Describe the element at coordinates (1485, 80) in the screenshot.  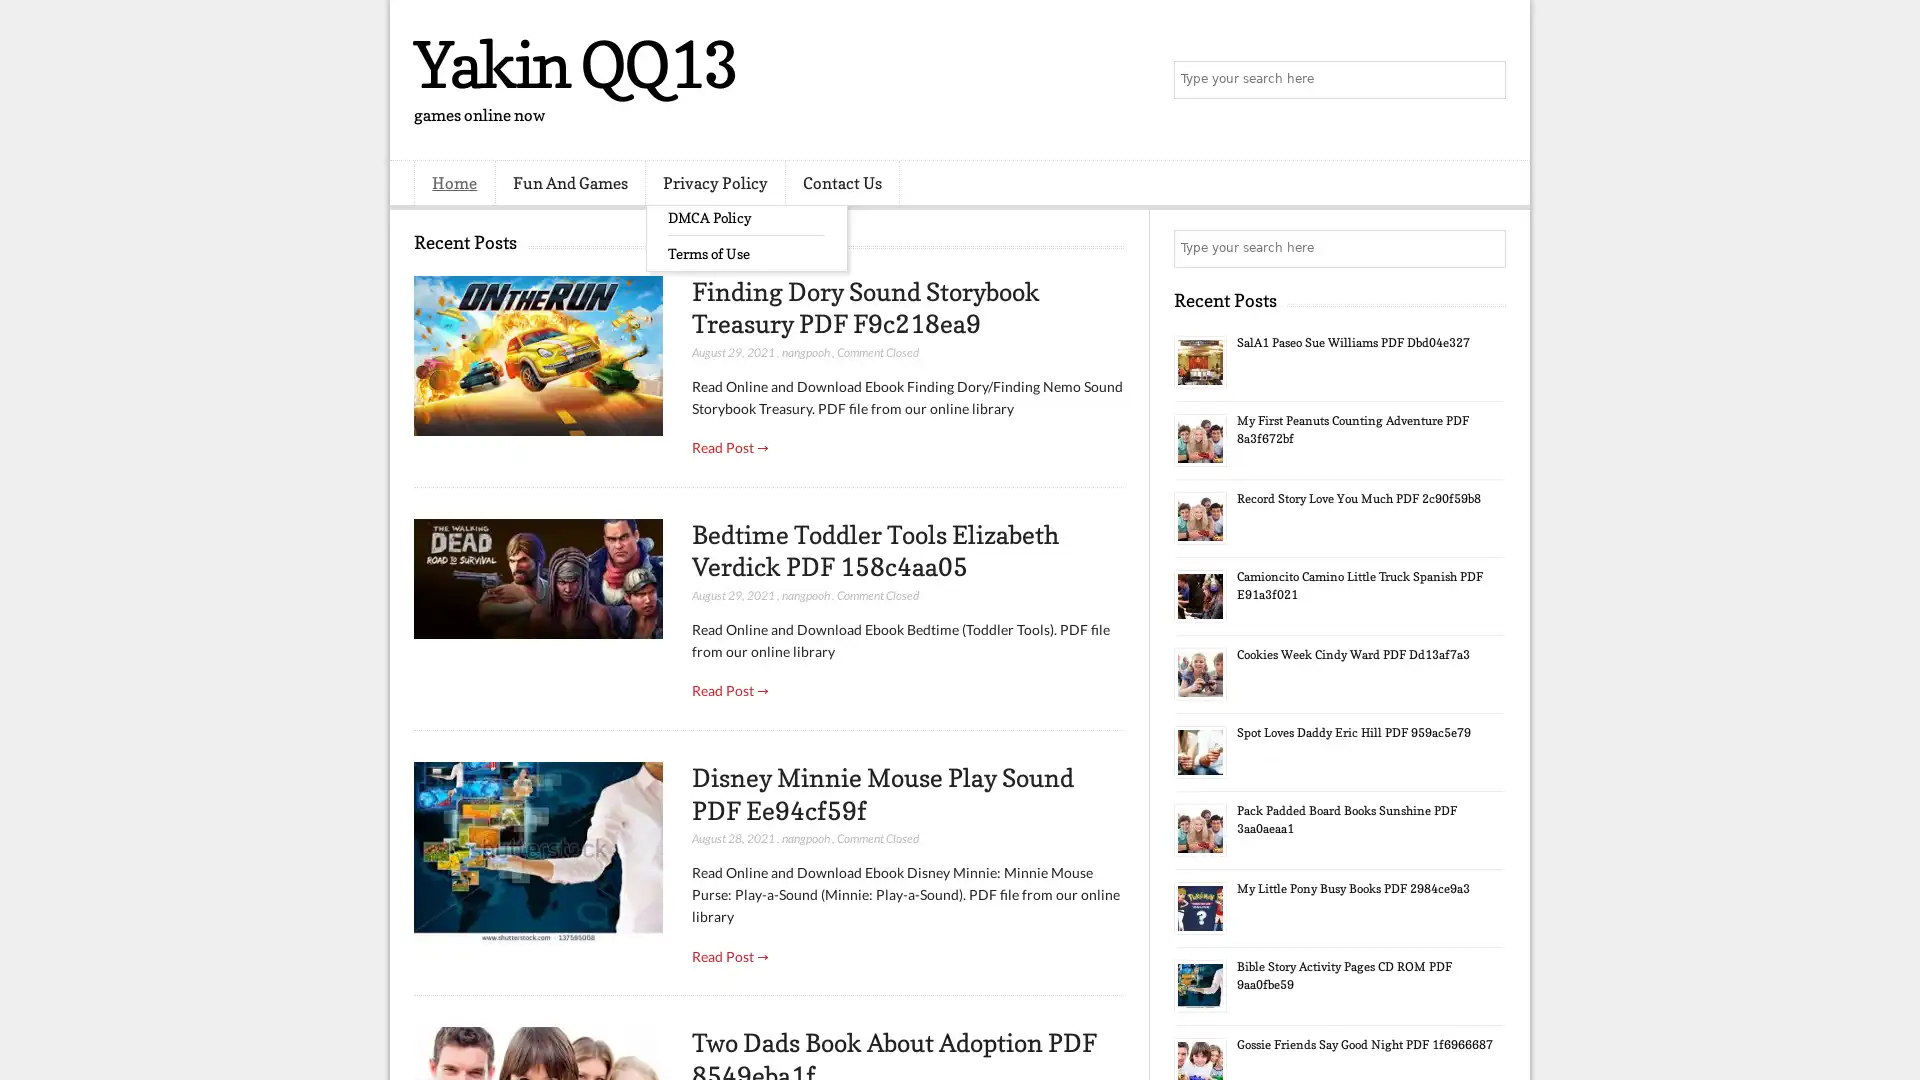
I see `Search` at that location.